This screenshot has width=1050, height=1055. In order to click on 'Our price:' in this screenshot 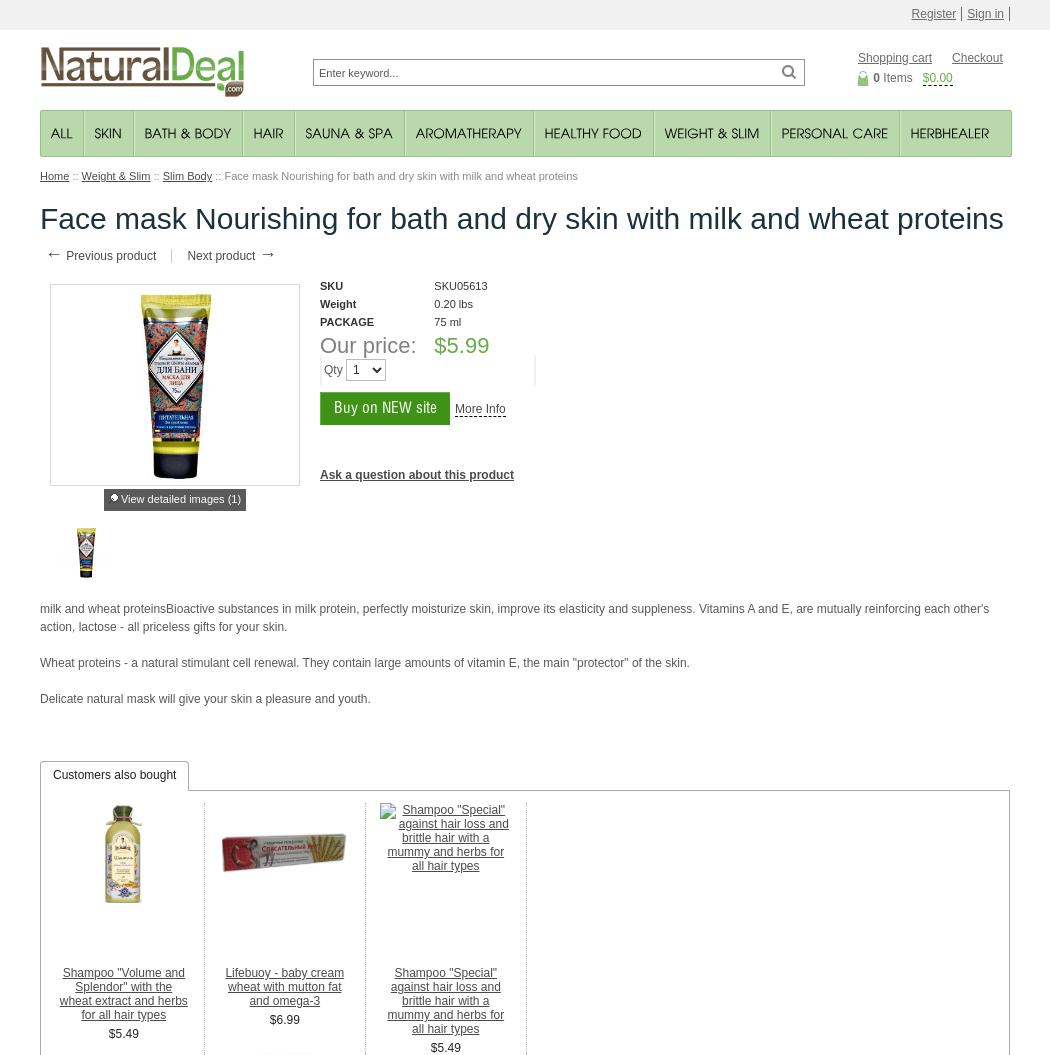, I will do `click(367, 344)`.